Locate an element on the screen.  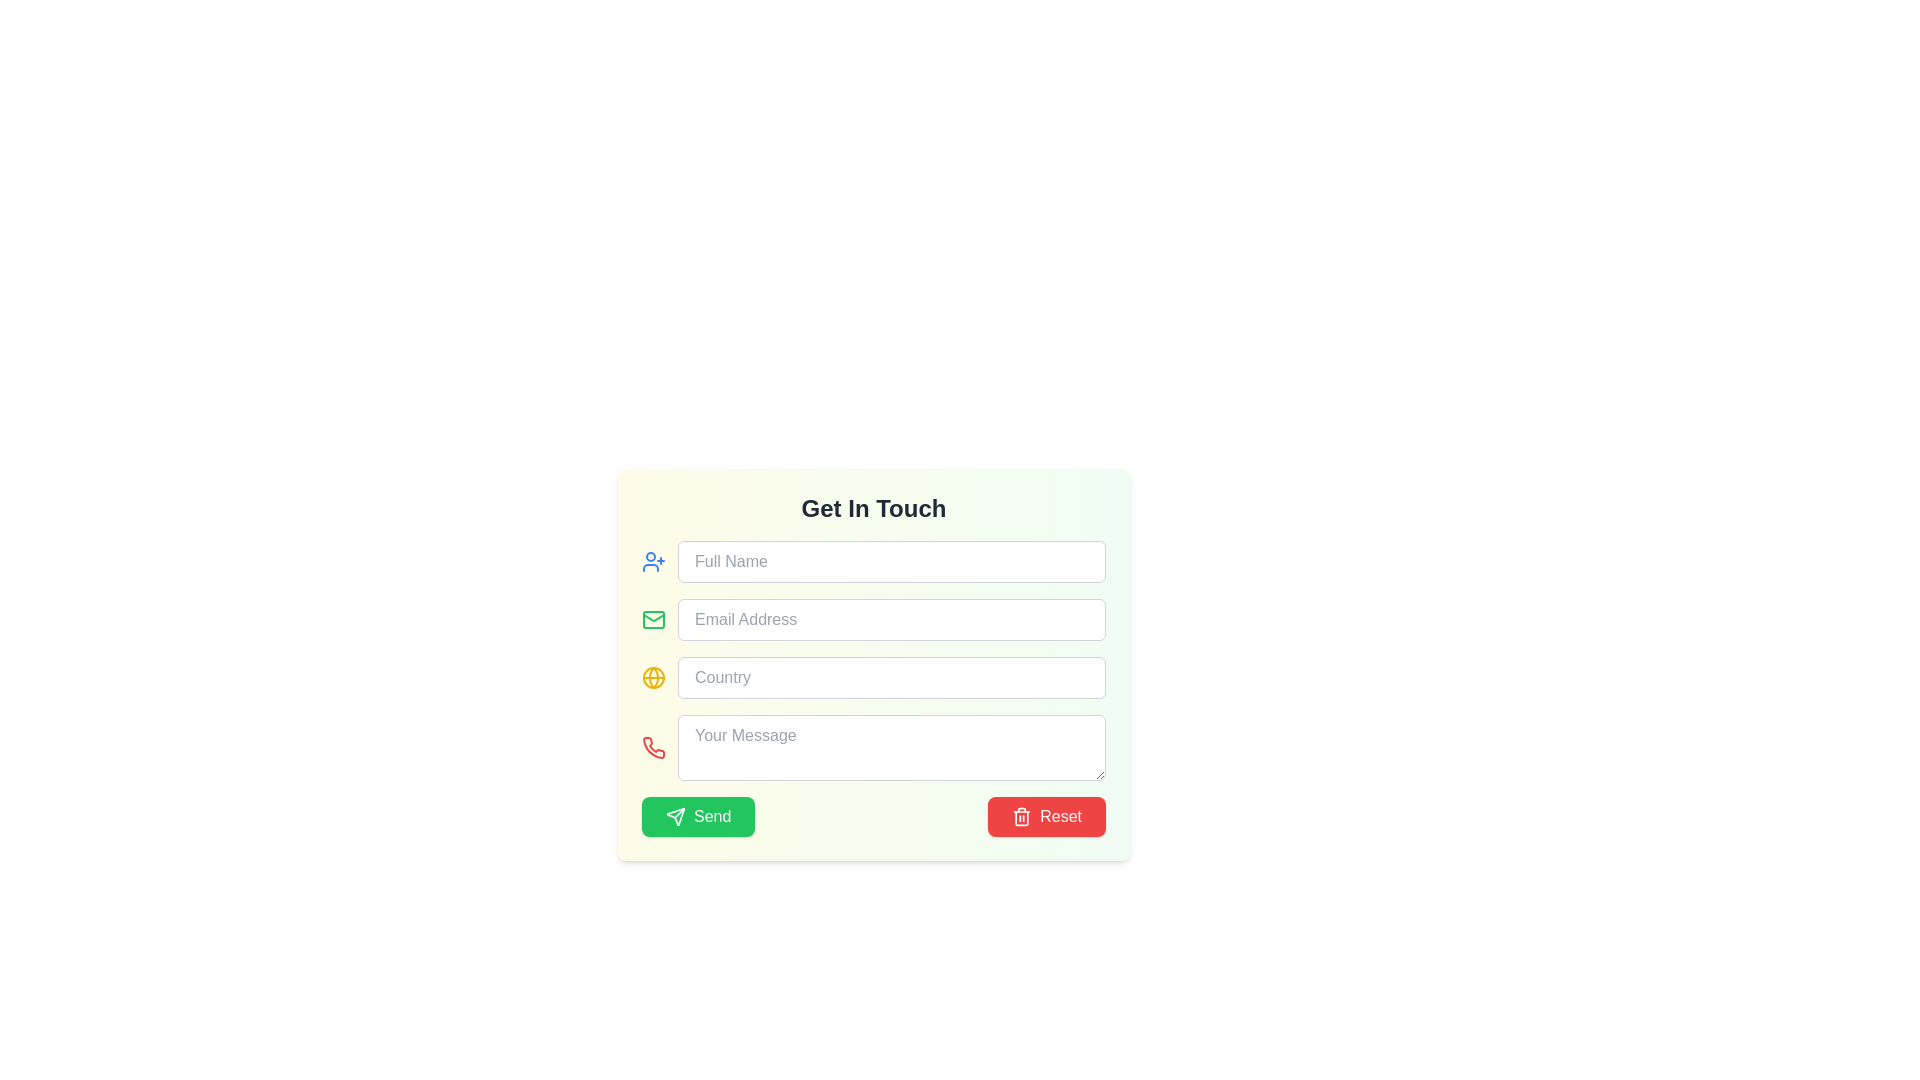
the text input field for 'Country' is located at coordinates (891, 677).